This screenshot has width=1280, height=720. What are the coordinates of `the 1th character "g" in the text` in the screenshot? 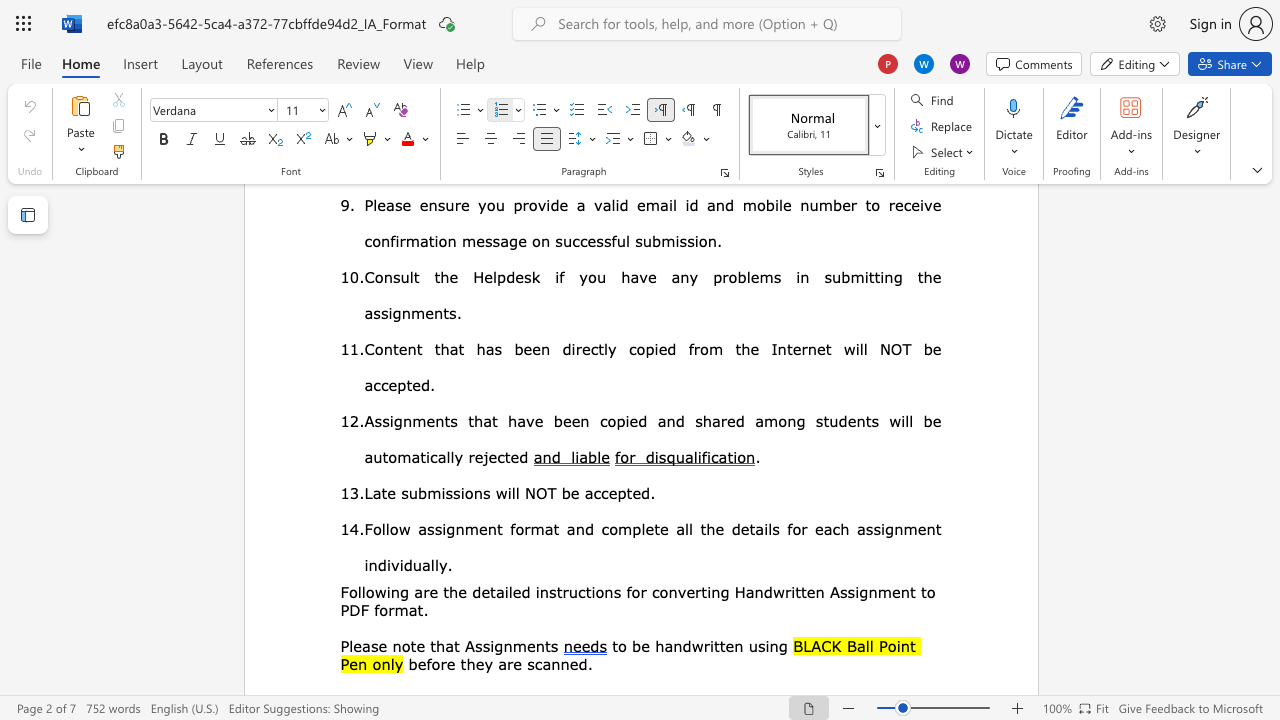 It's located at (449, 527).